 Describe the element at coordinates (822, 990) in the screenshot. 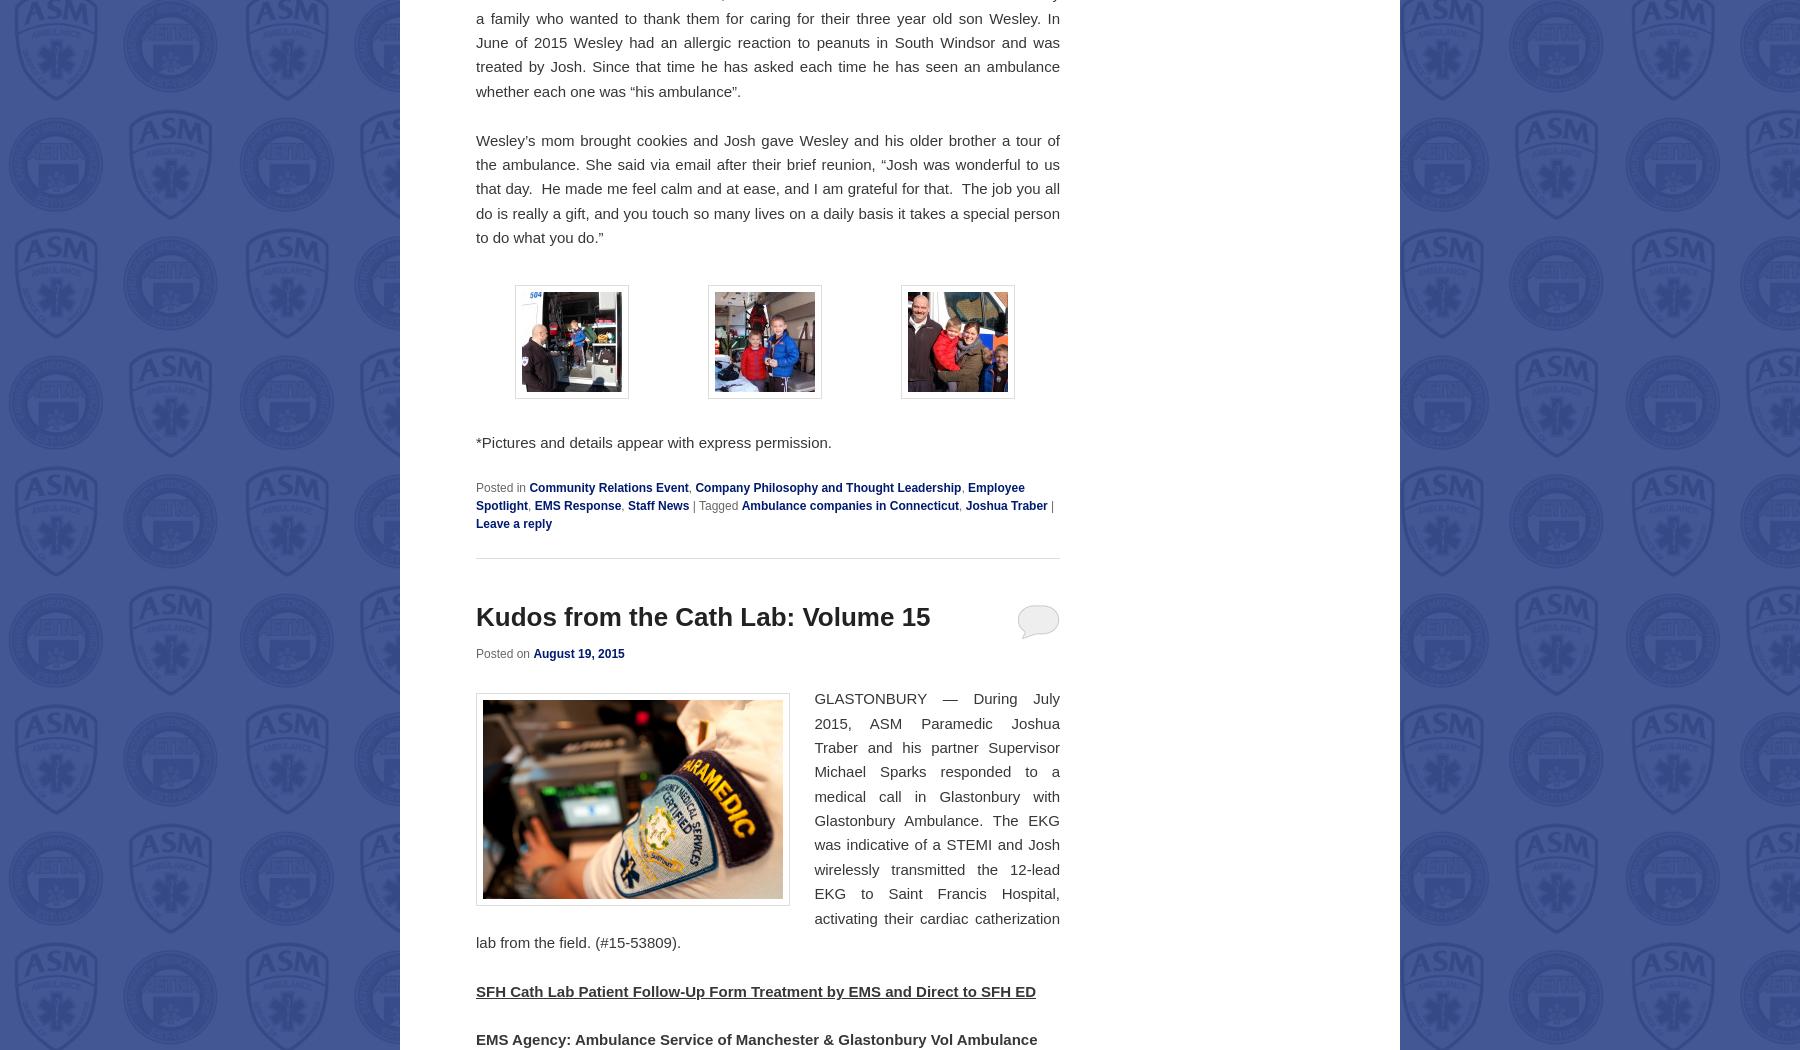

I see `'by EMS and Direct to SFH ED'` at that location.